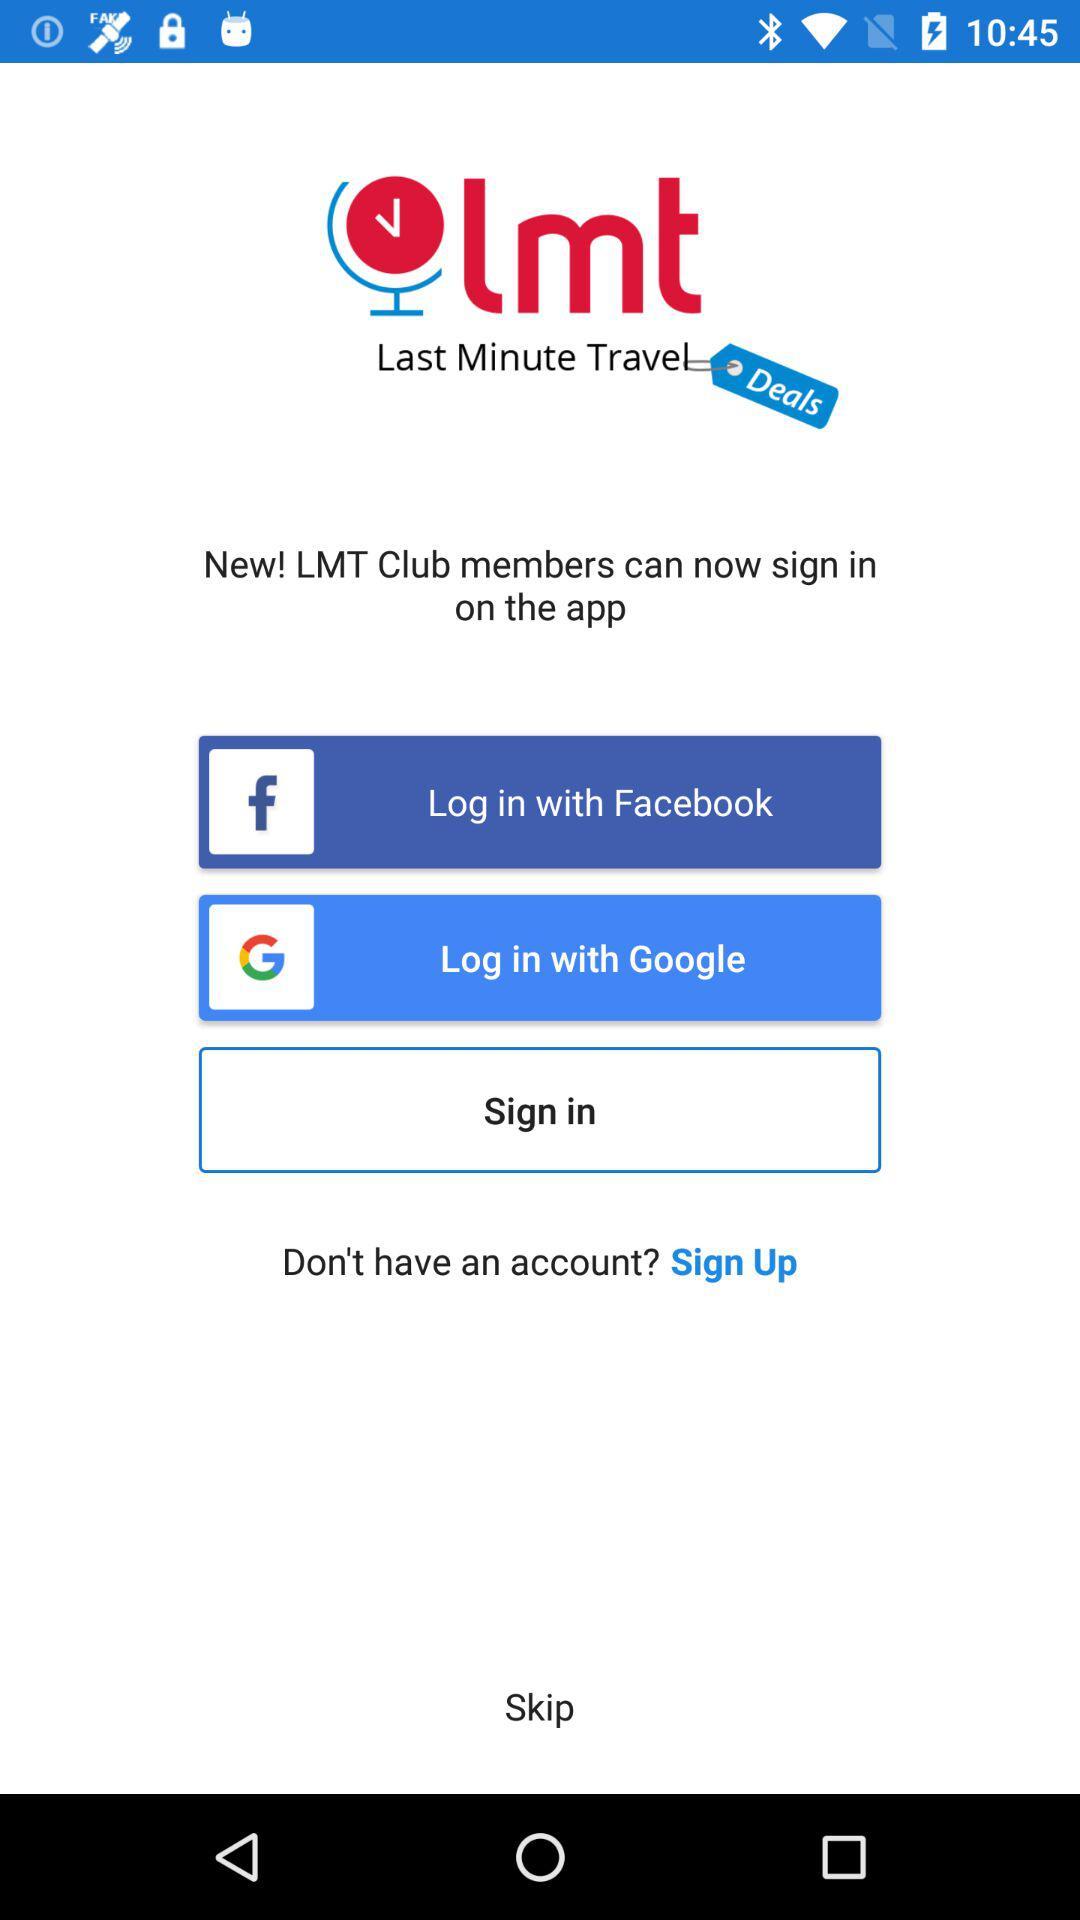 This screenshot has height=1920, width=1080. I want to click on the sign up, so click(734, 1259).